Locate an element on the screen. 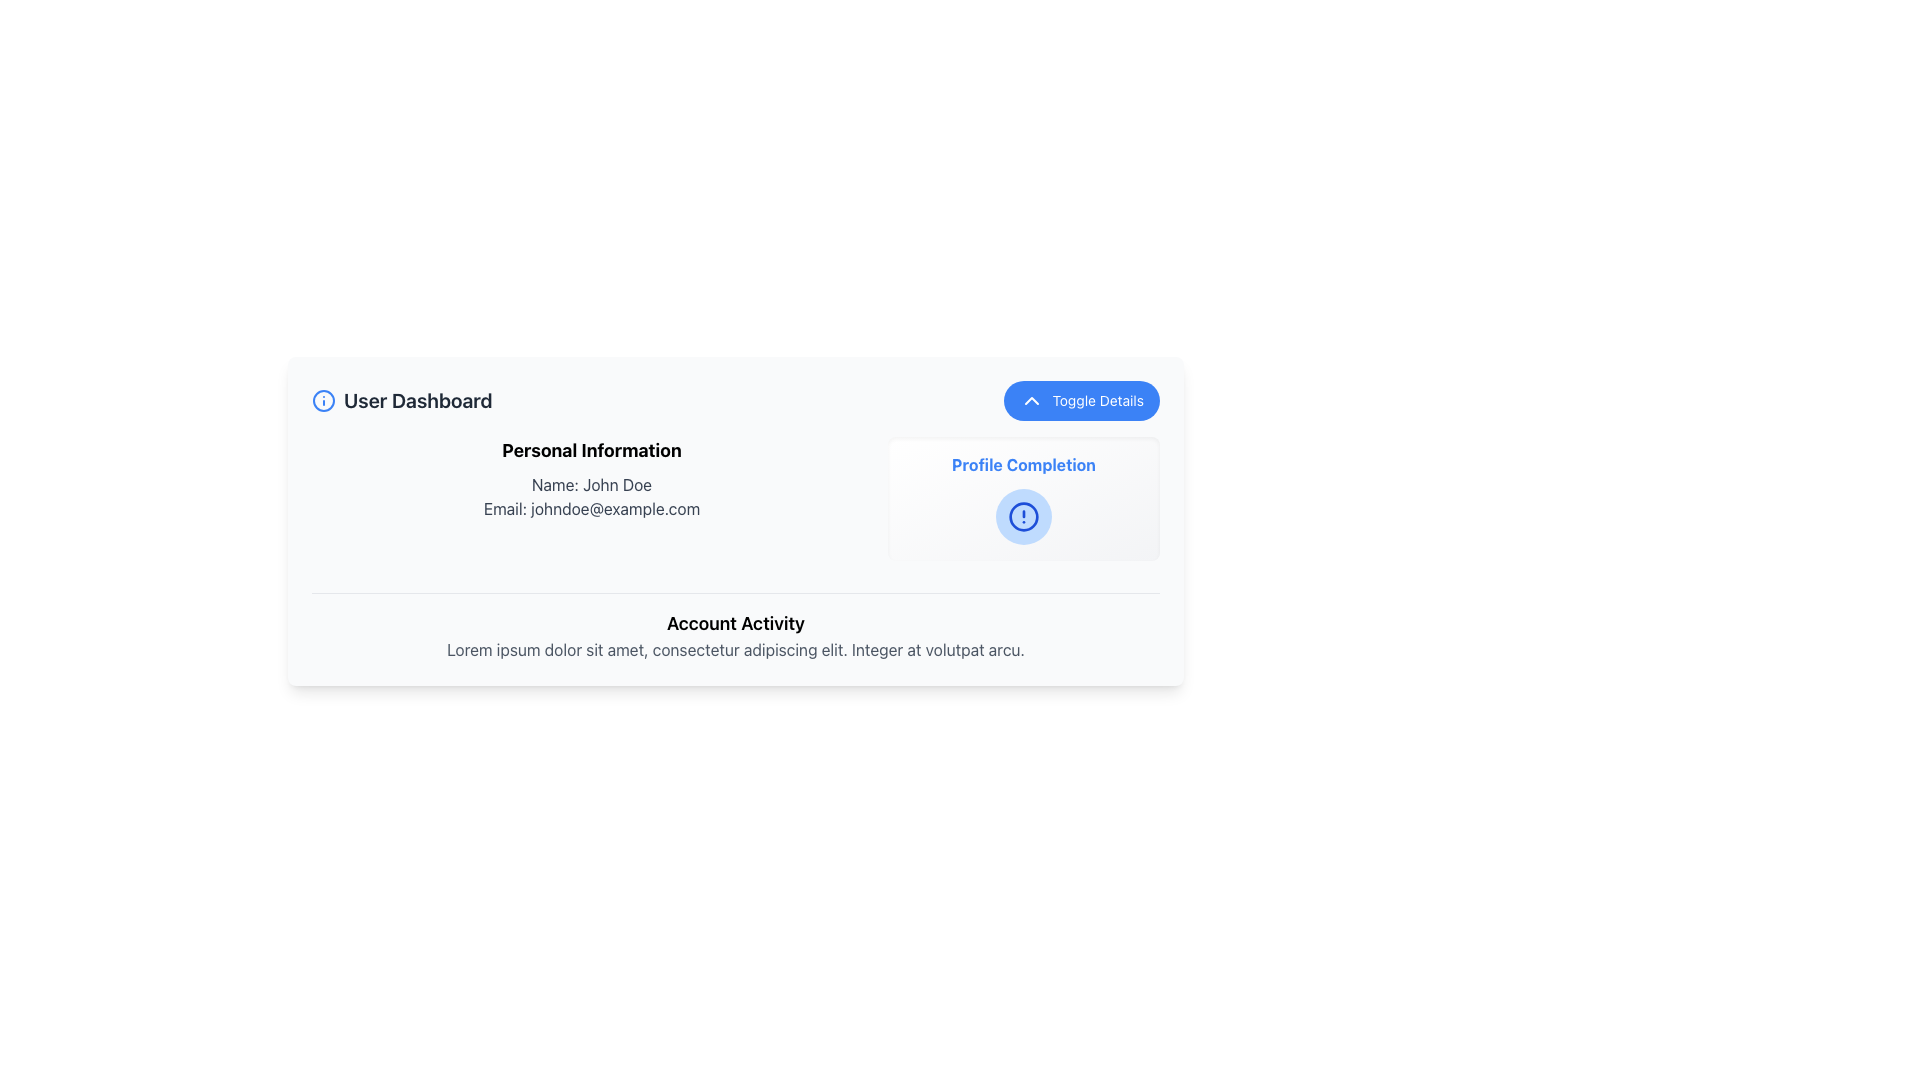 This screenshot has width=1920, height=1080. the 'Profile Completion' informational card located in the top-right section of the user details grid layout, adjacent to the 'Personal Information' block is located at coordinates (1023, 497).